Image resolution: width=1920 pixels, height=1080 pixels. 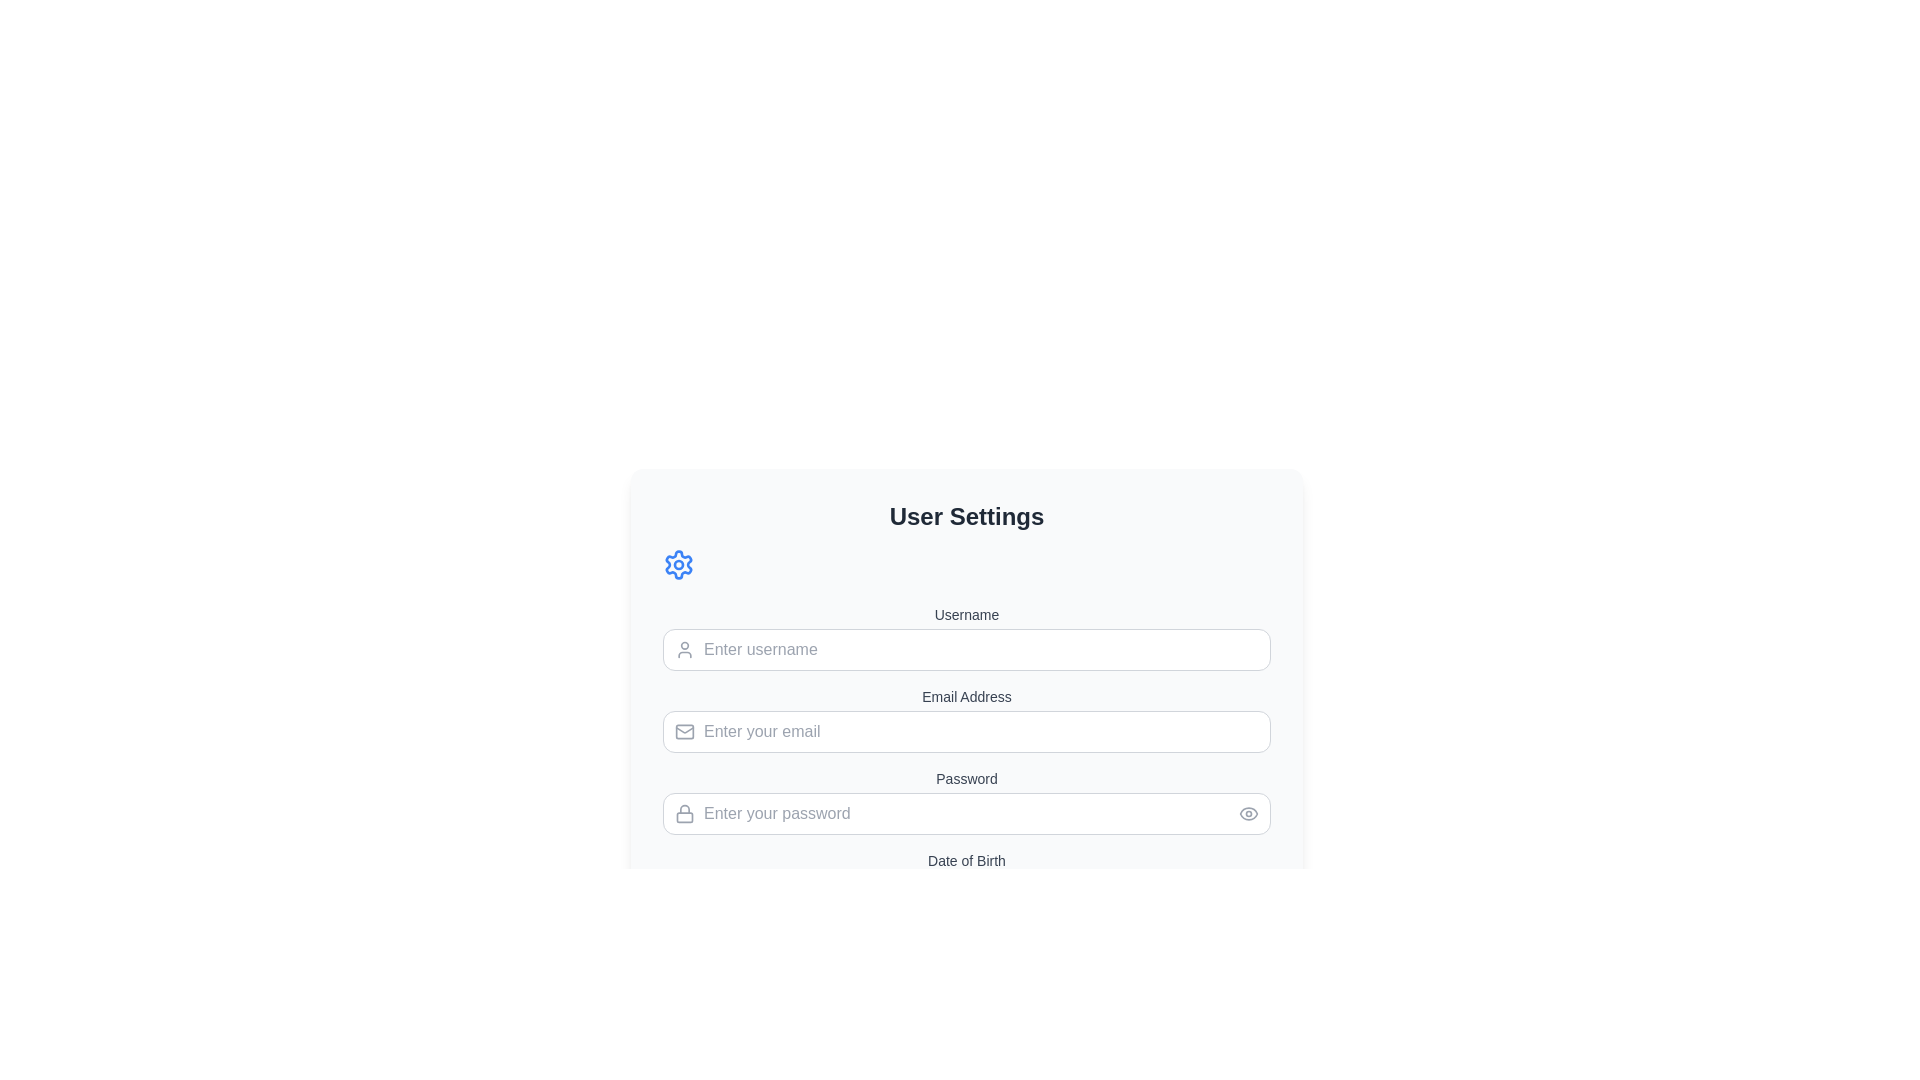 What do you see at coordinates (685, 732) in the screenshot?
I see `the envelope icon representing the email field, which is located to the left inside the email input field, aligned vertically at the center of the field` at bounding box center [685, 732].